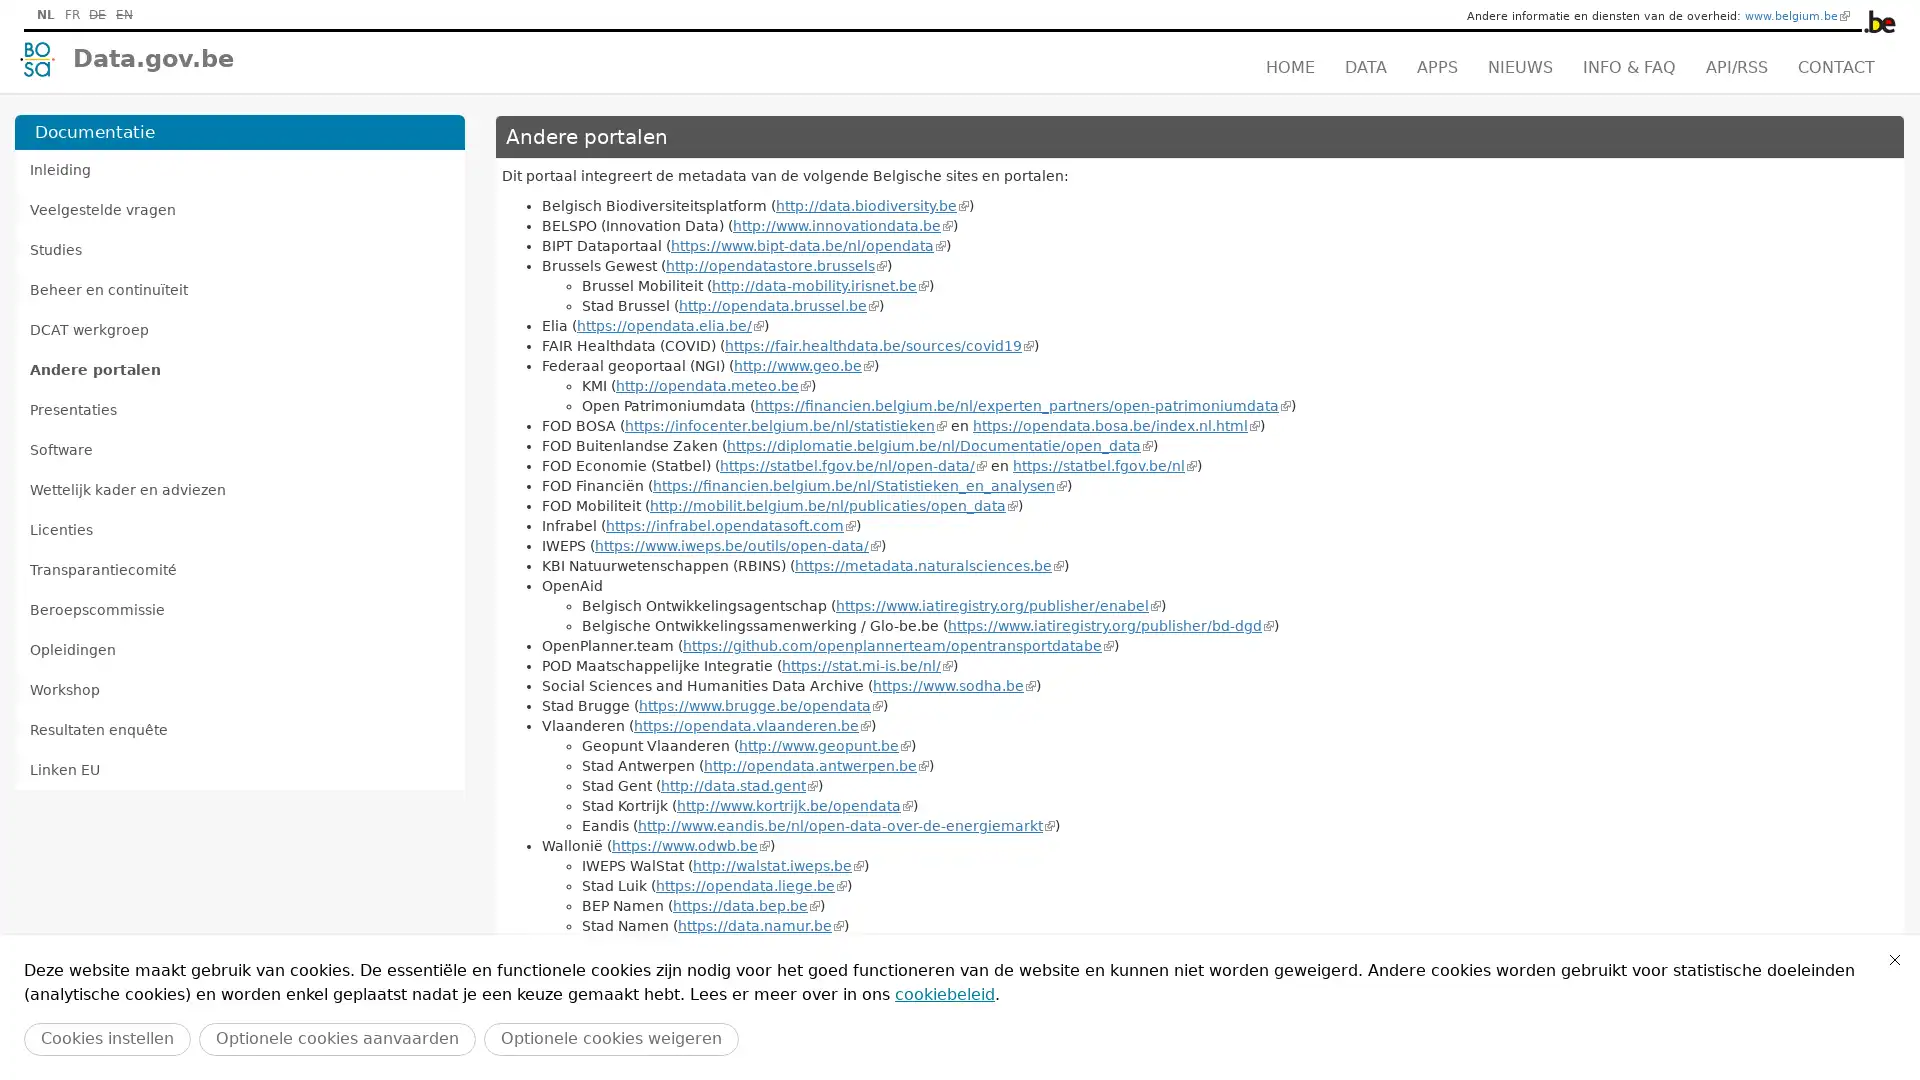 The image size is (1920, 1080). Describe the element at coordinates (610, 1038) in the screenshot. I see `Optionele cookies weigeren` at that location.